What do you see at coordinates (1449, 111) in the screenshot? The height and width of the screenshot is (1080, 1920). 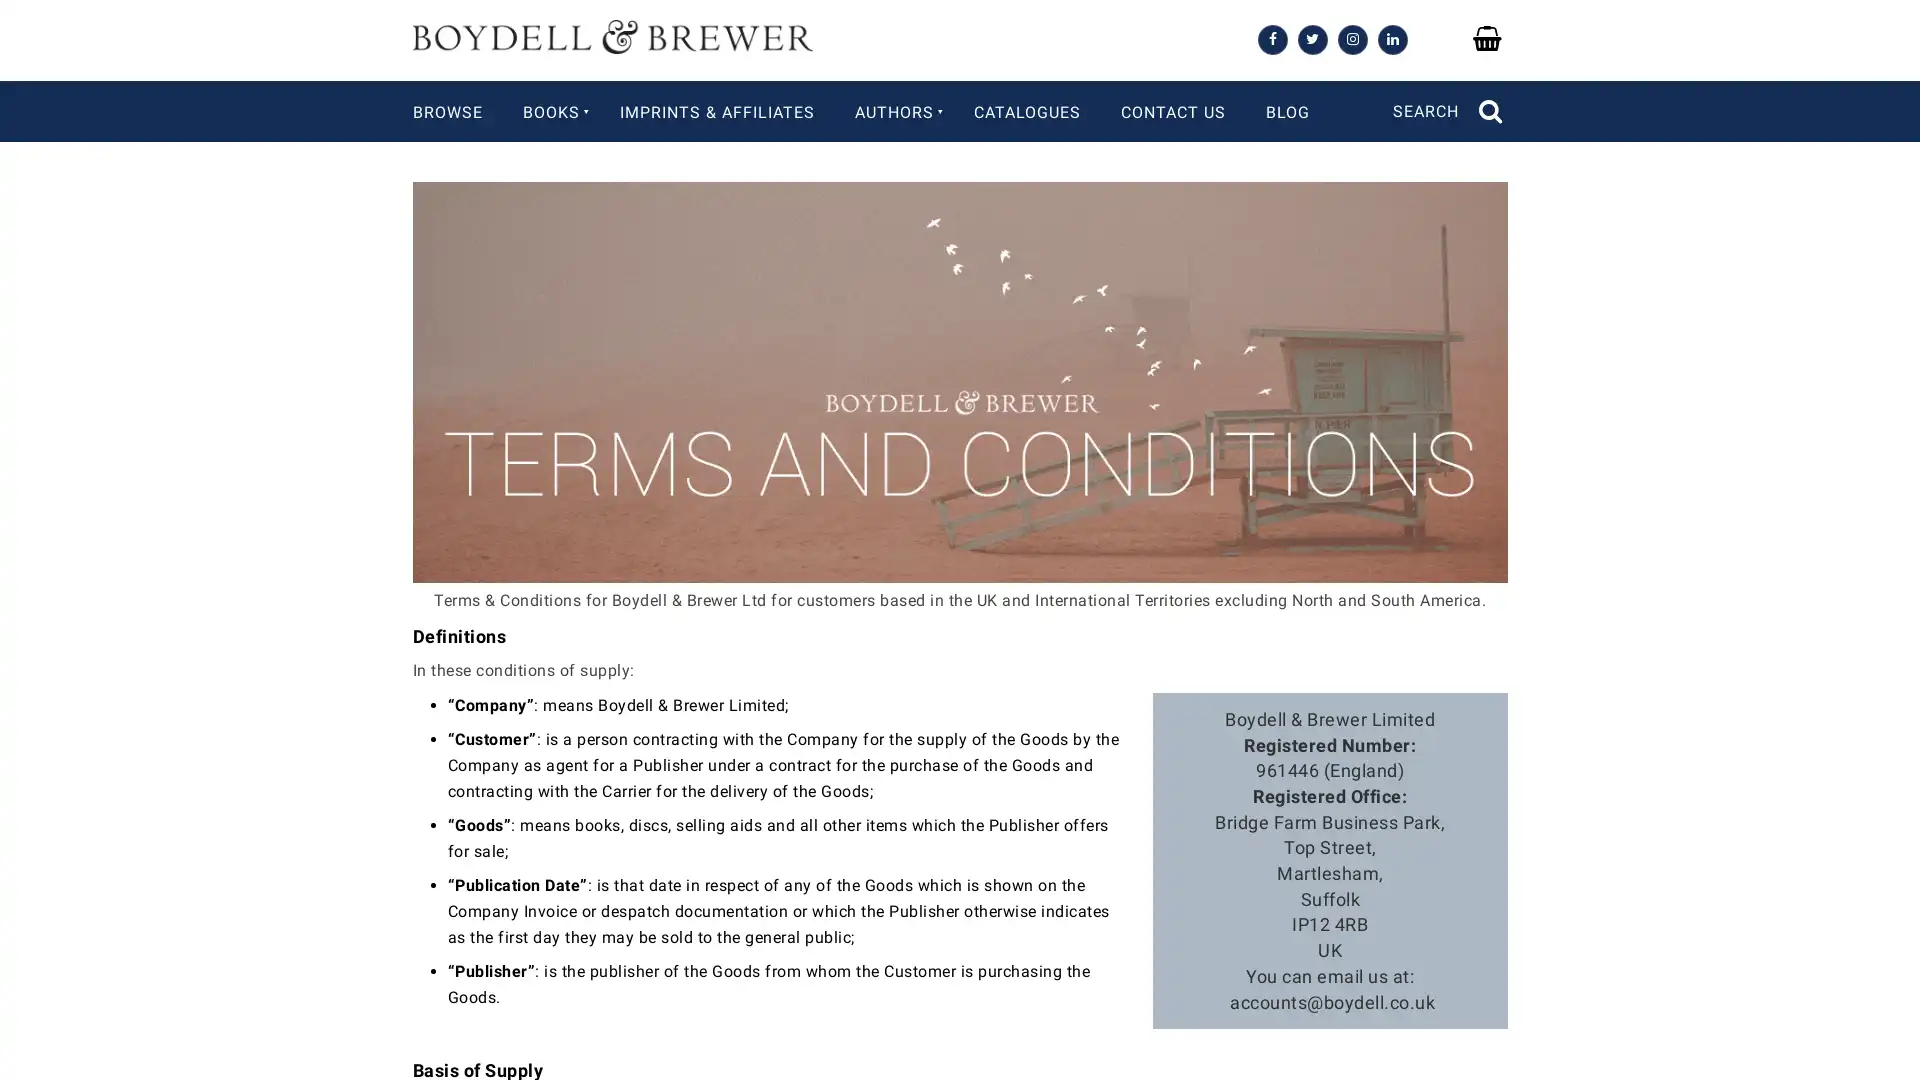 I see `SEARCH` at bounding box center [1449, 111].